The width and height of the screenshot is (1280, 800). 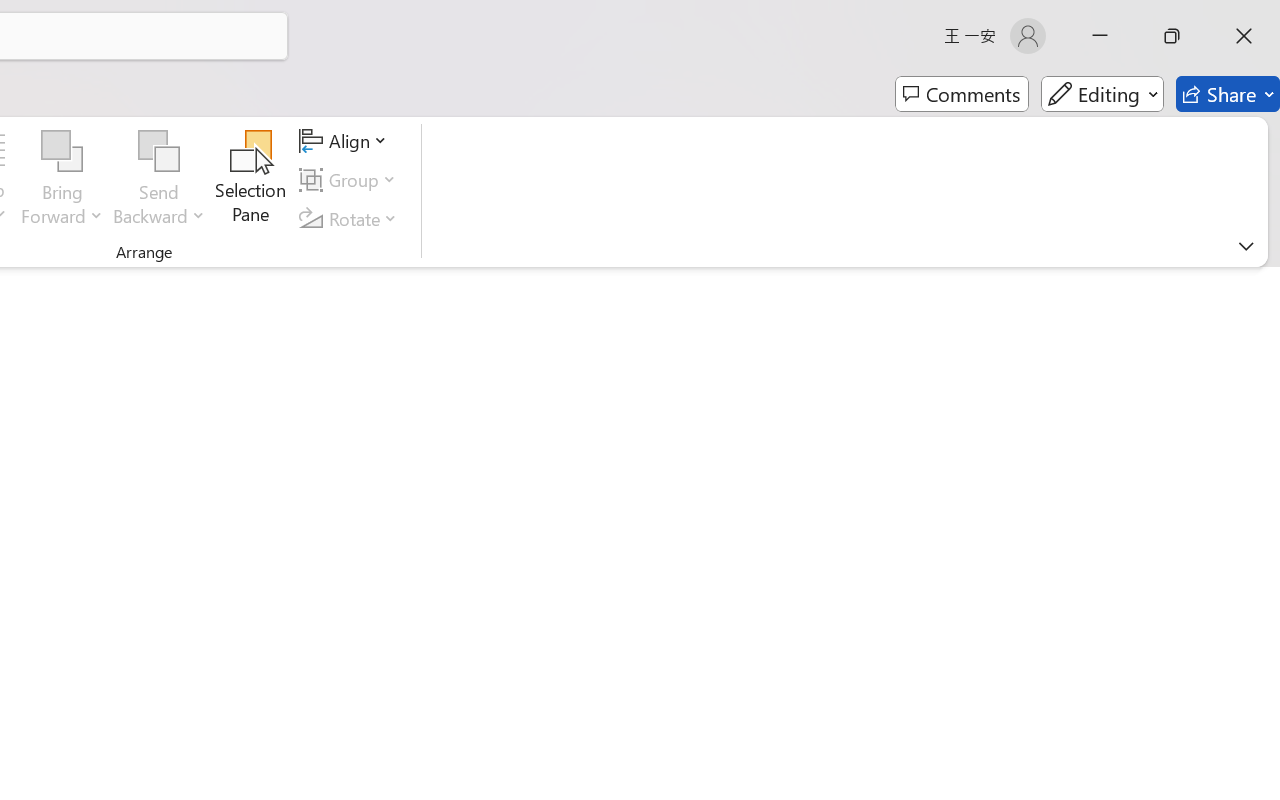 I want to click on 'Bring Forward', so click(x=62, y=151).